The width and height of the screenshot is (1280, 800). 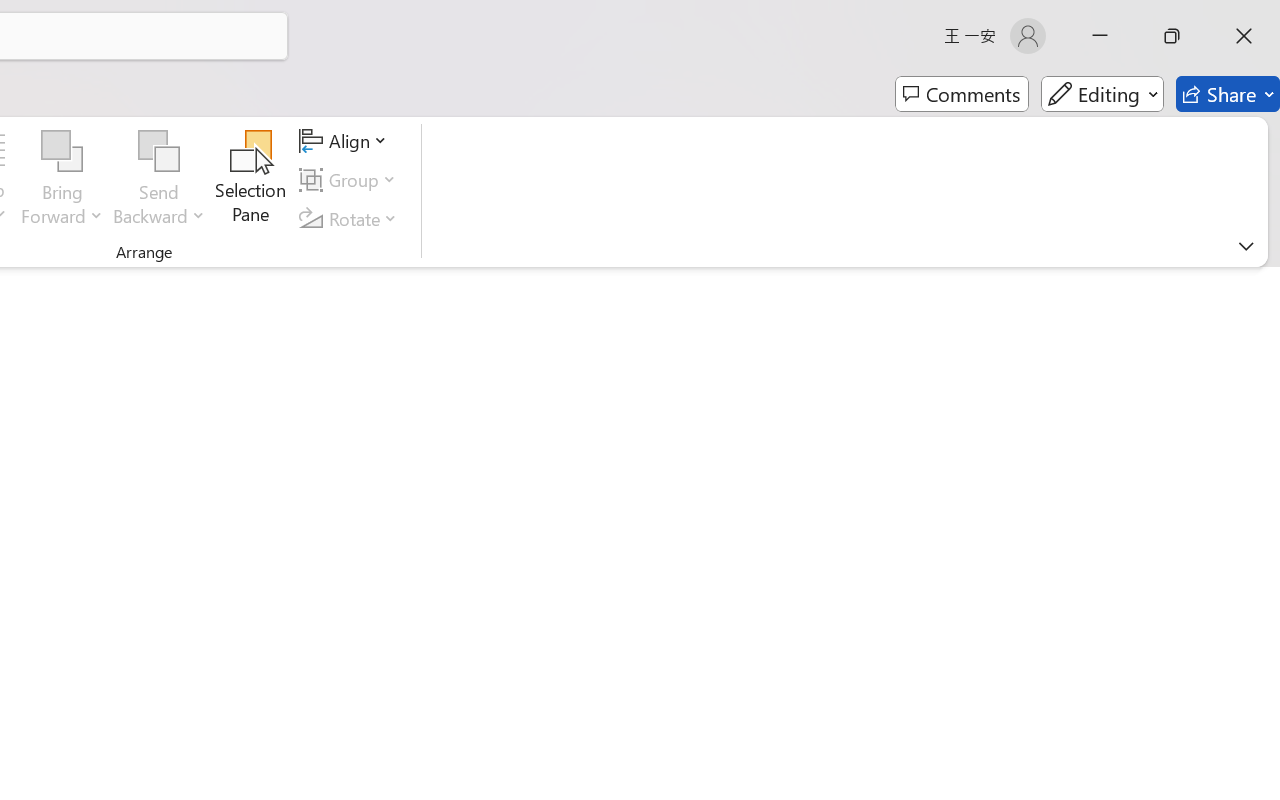 I want to click on 'Bring Forward', so click(x=62, y=151).